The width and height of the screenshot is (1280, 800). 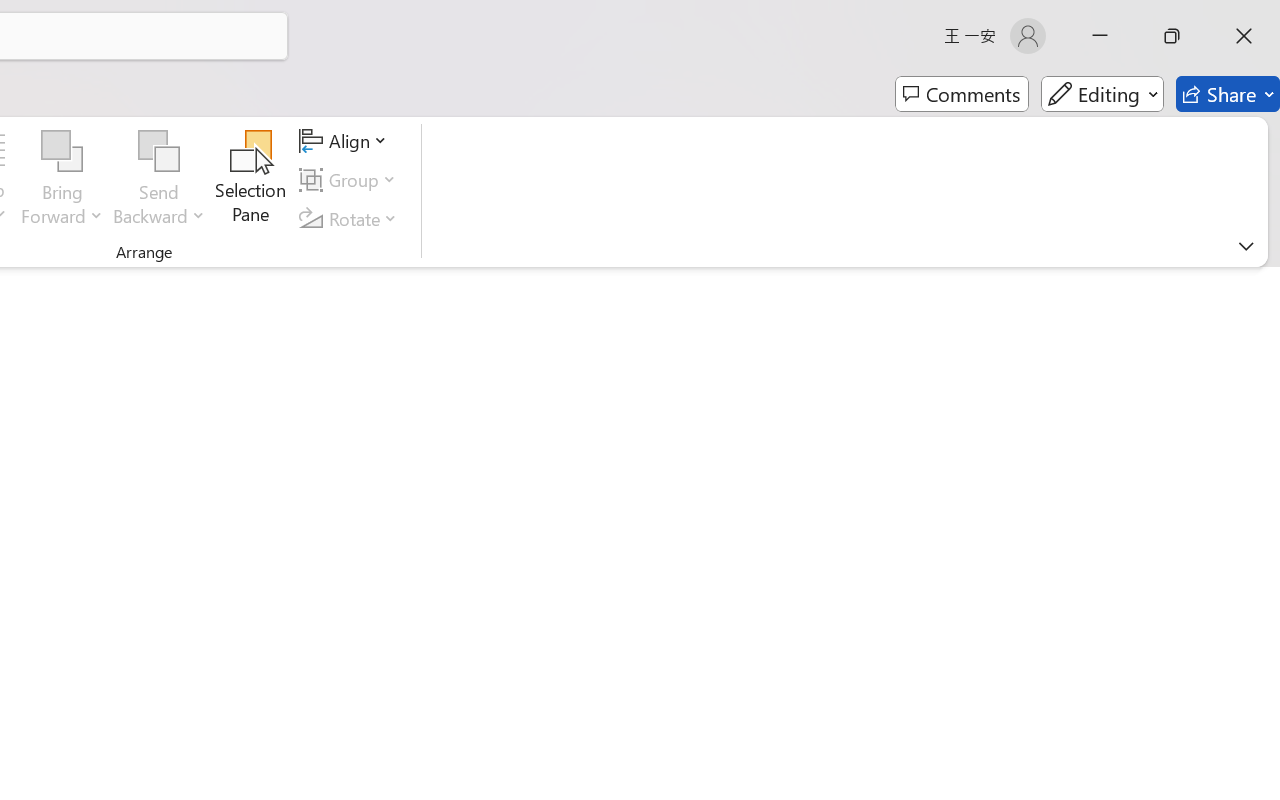 I want to click on 'Bring Forward', so click(x=62, y=151).